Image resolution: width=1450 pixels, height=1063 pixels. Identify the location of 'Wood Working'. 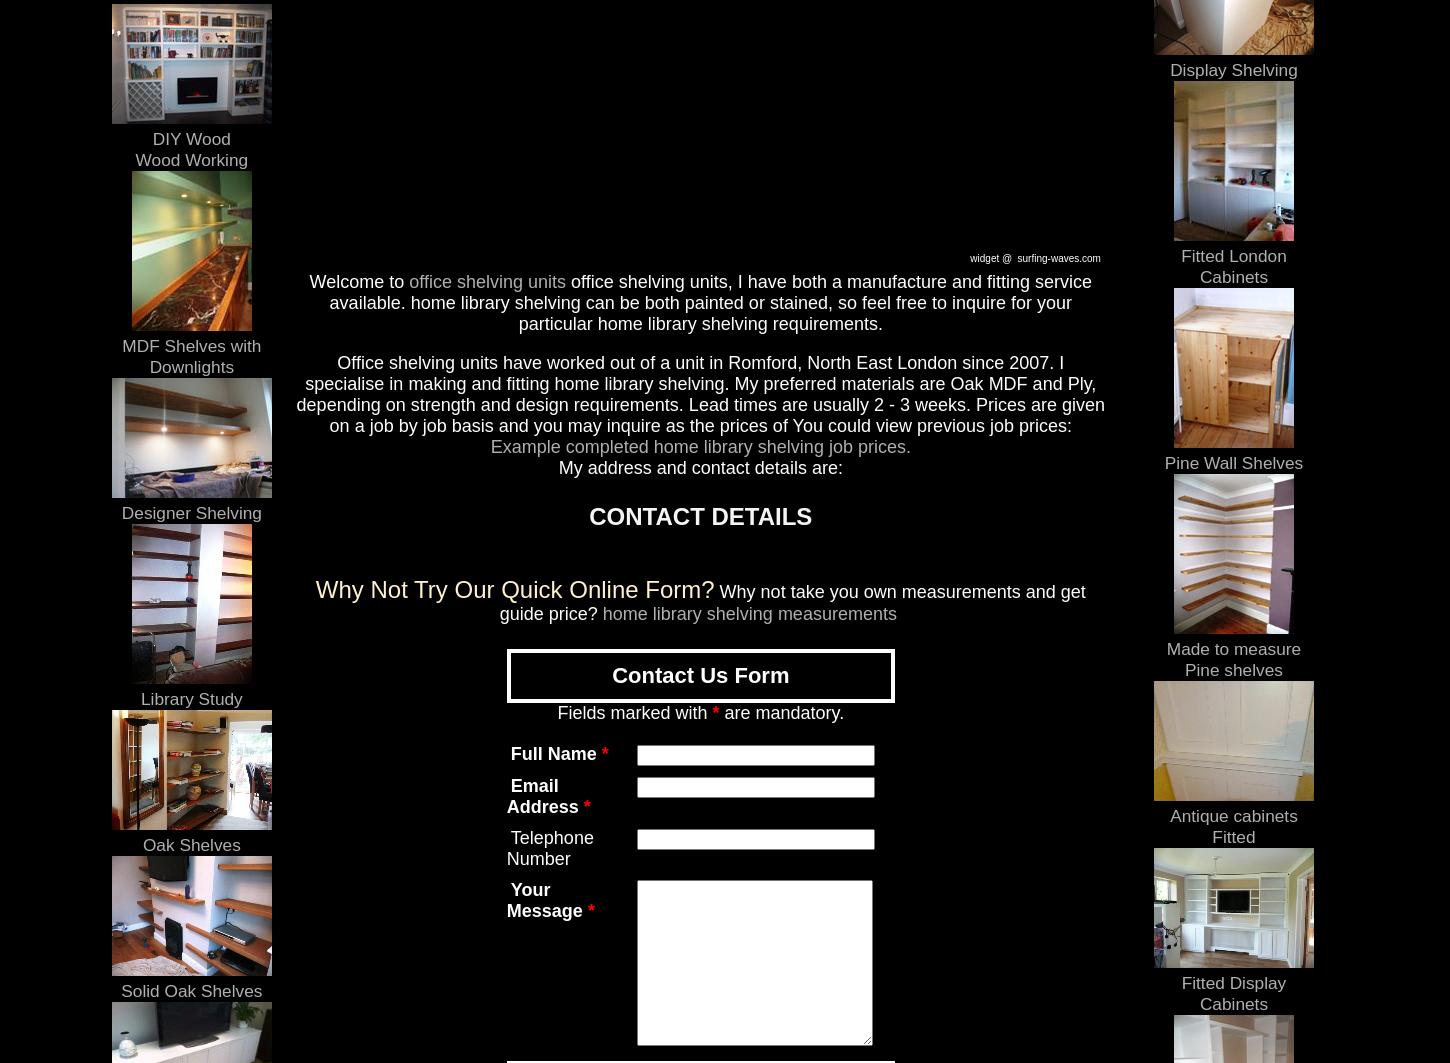
(190, 159).